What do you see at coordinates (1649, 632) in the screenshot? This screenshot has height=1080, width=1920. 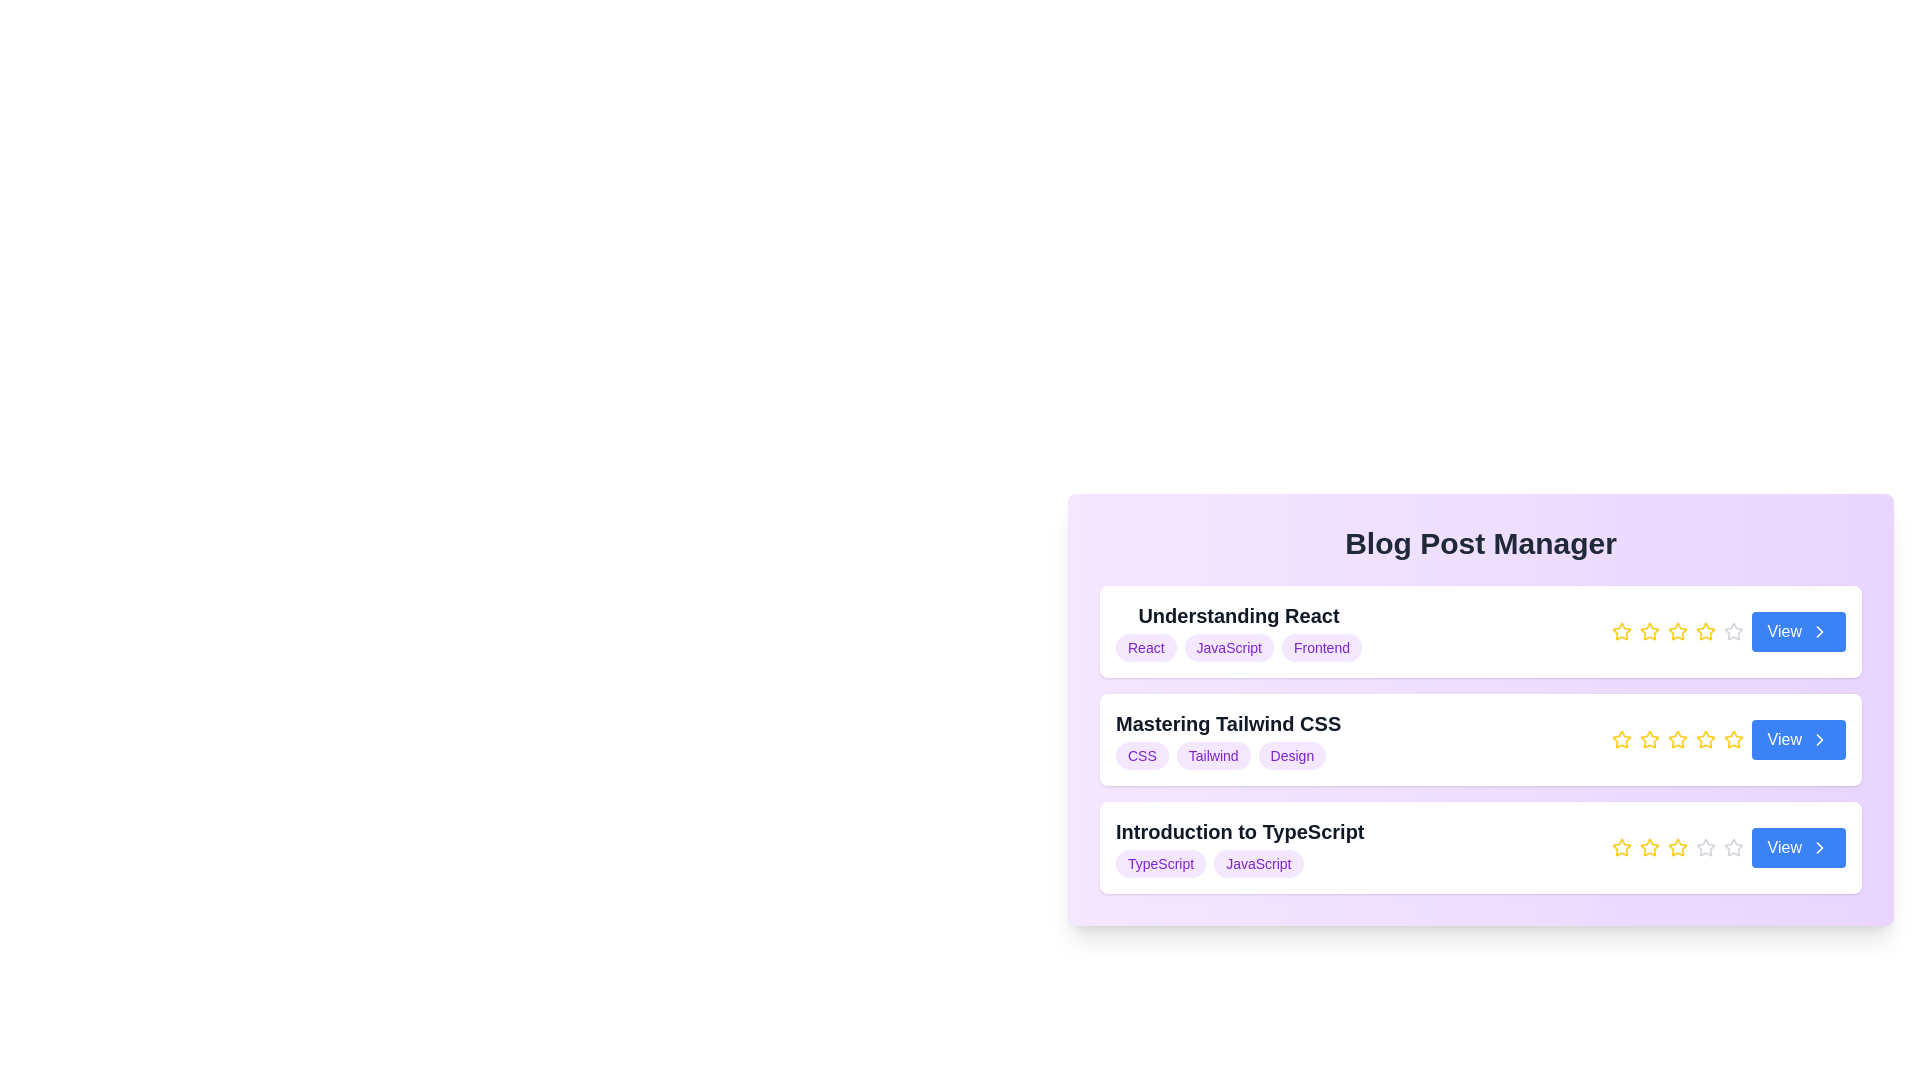 I see `the third star-shaped rating control icon, which is yellow and styled with sharp edges, located in the 'Understanding React' card in the 'Blog Post Manager' section` at bounding box center [1649, 632].